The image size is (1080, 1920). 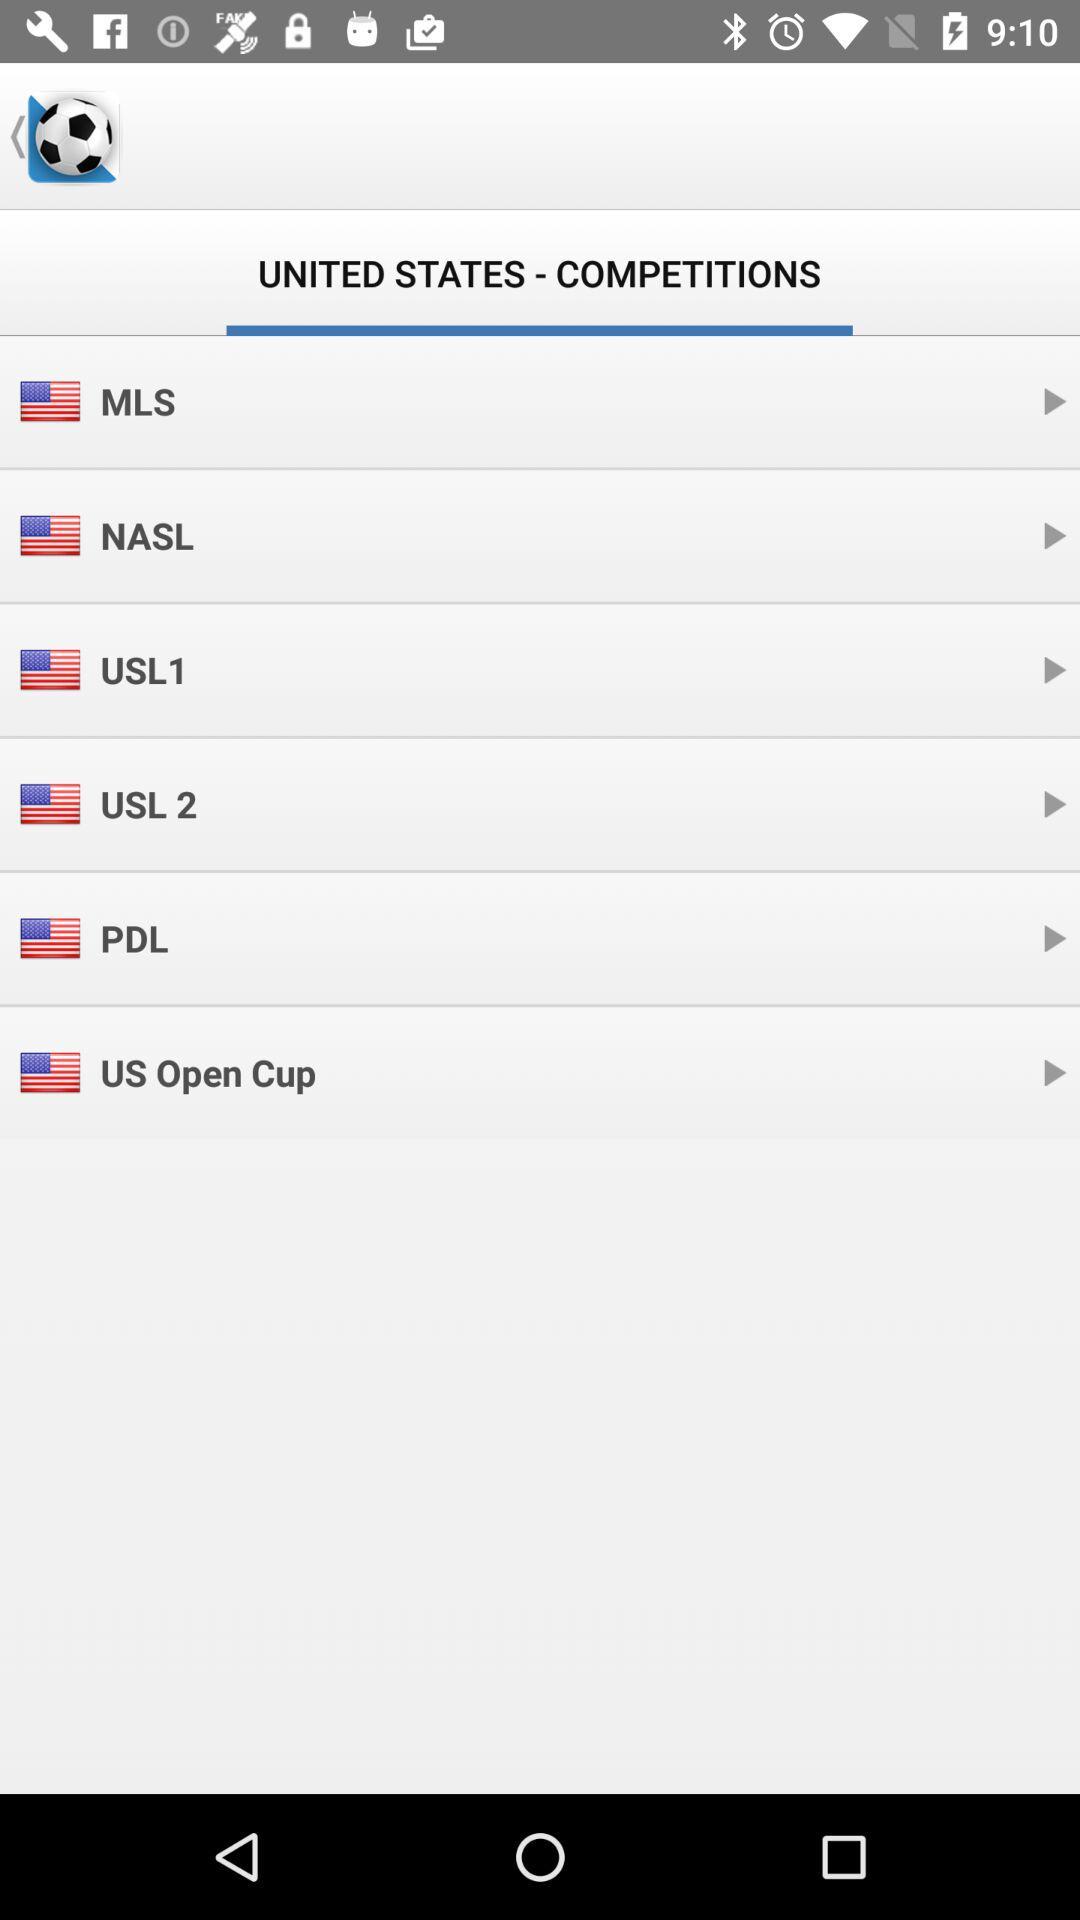 What do you see at coordinates (72, 135) in the screenshot?
I see `icon above the mls item` at bounding box center [72, 135].